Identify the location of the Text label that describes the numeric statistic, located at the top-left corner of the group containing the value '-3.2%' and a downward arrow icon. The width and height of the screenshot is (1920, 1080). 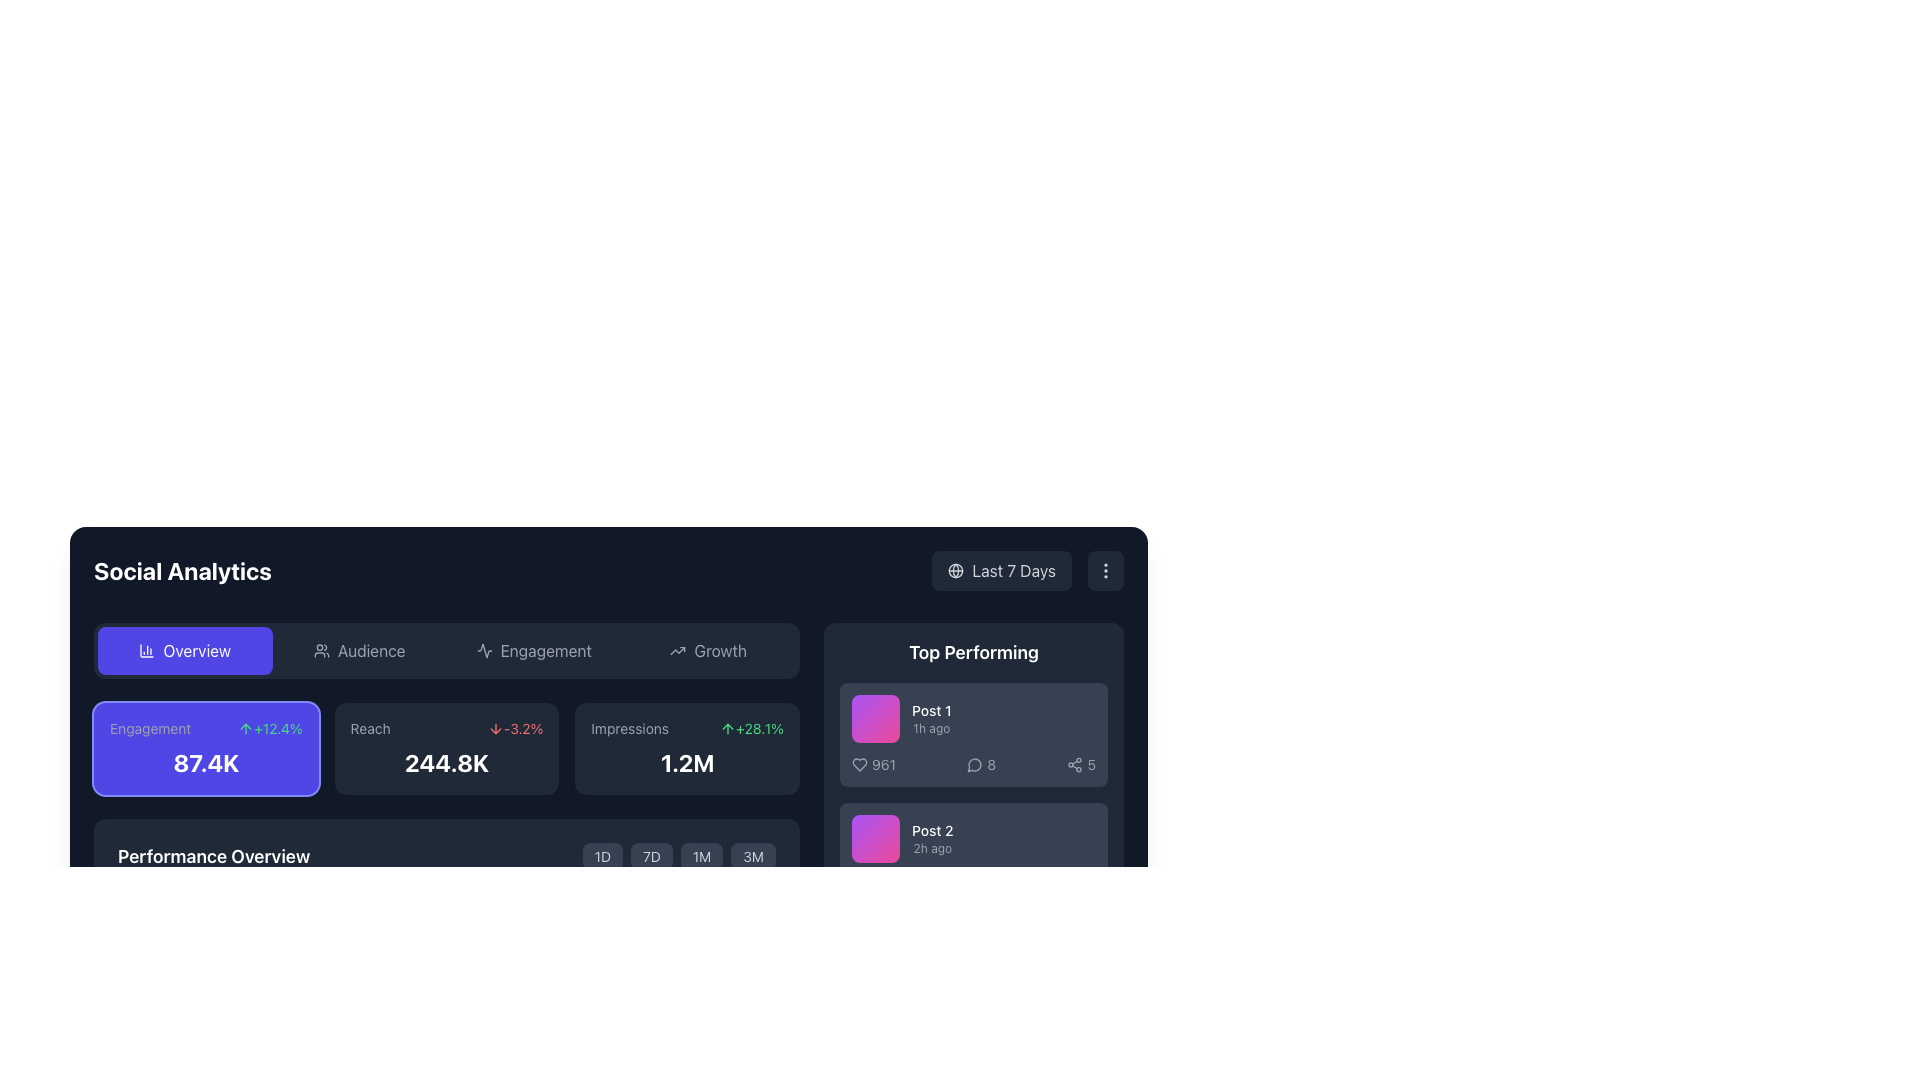
(370, 729).